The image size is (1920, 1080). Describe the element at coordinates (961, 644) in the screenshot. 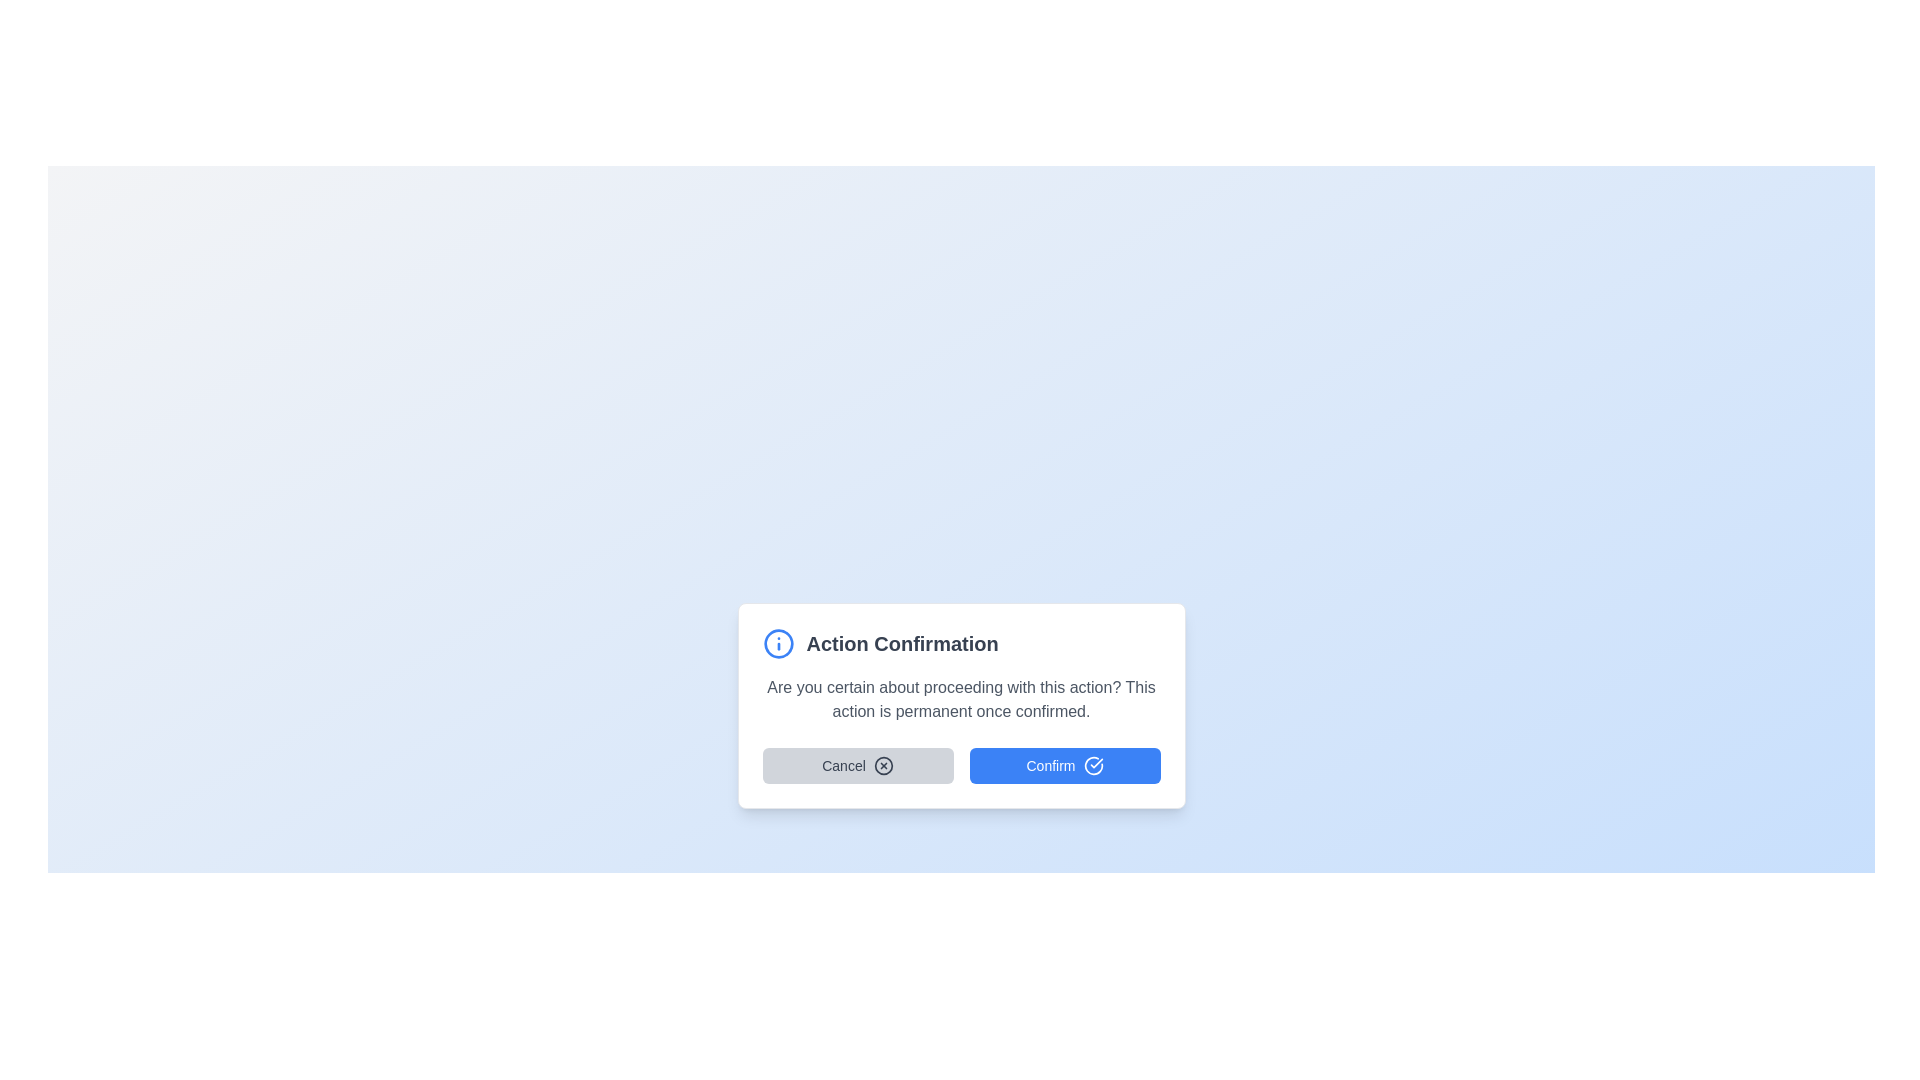

I see `text of the Header with an informational icon, which is the title of the modal dialog providing context about its purpose` at that location.